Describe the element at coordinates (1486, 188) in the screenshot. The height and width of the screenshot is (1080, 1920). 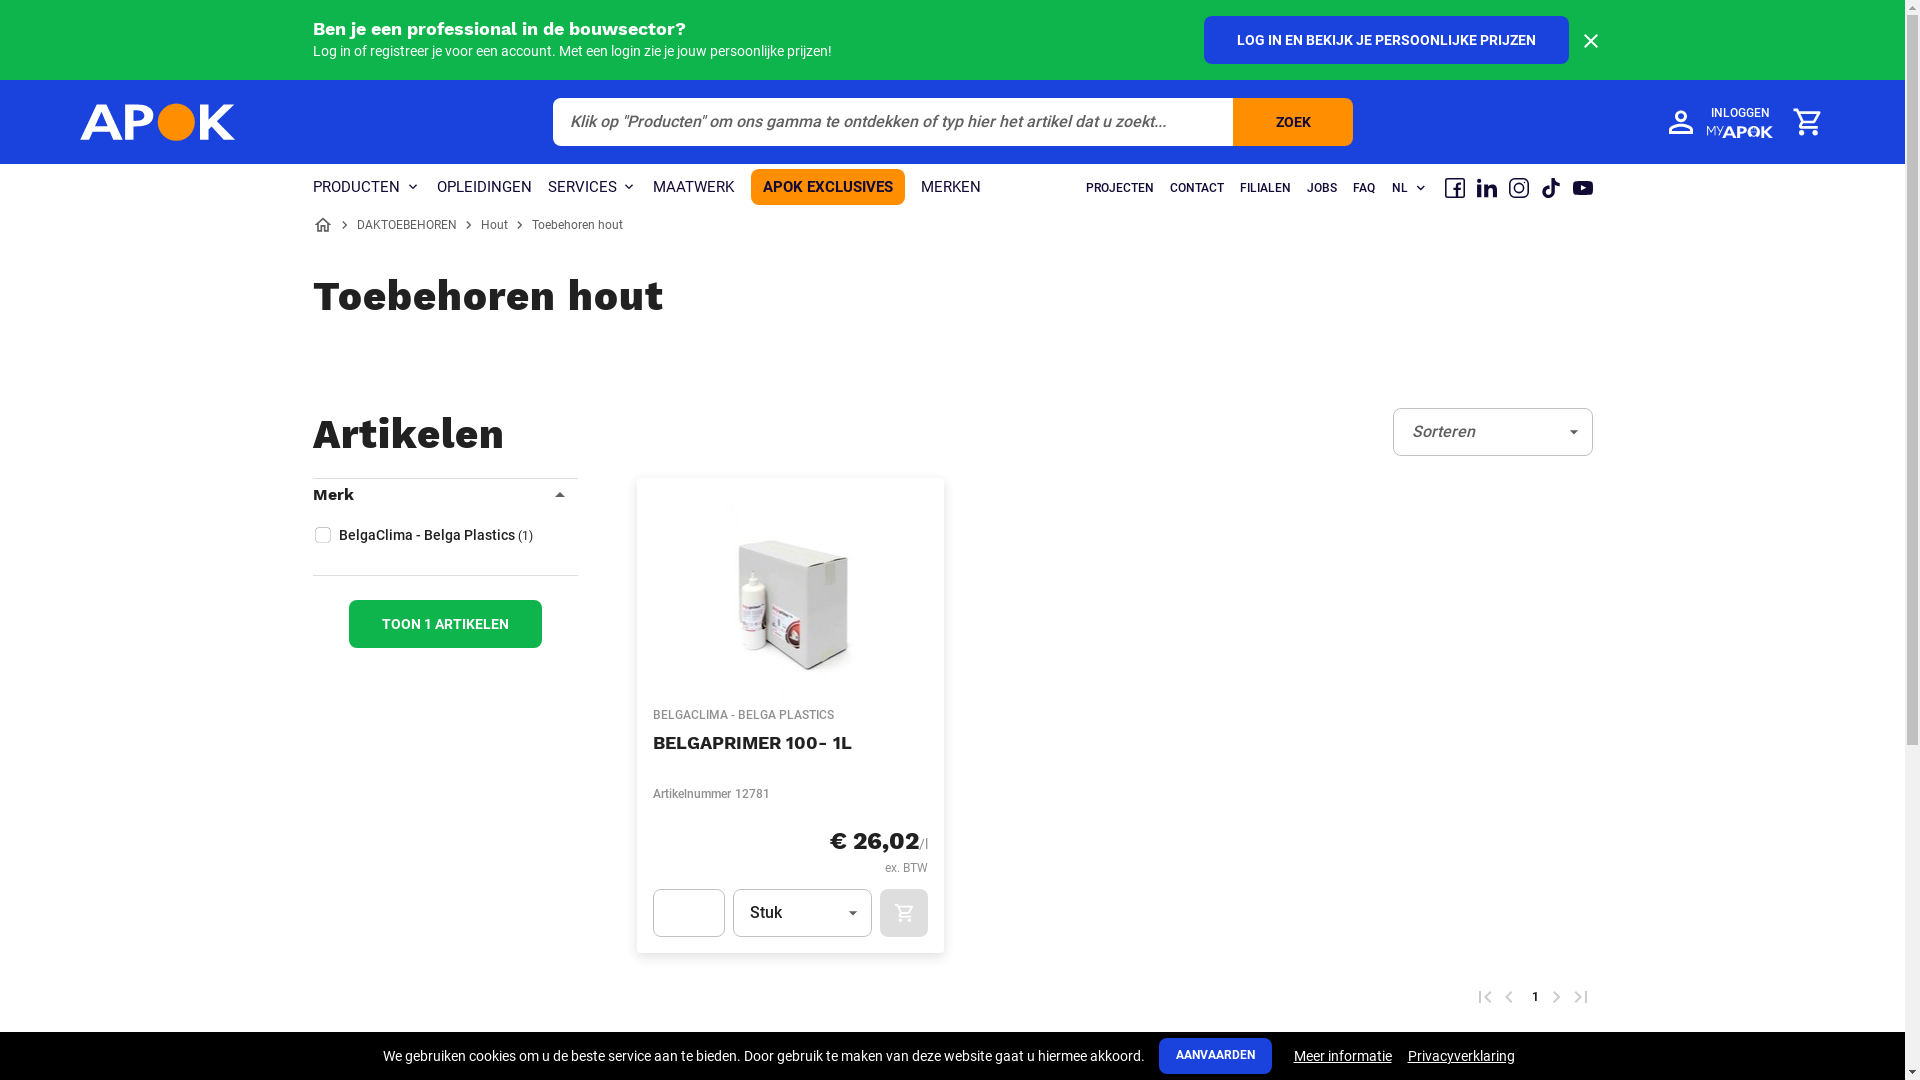
I see `'LinkedIn'` at that location.